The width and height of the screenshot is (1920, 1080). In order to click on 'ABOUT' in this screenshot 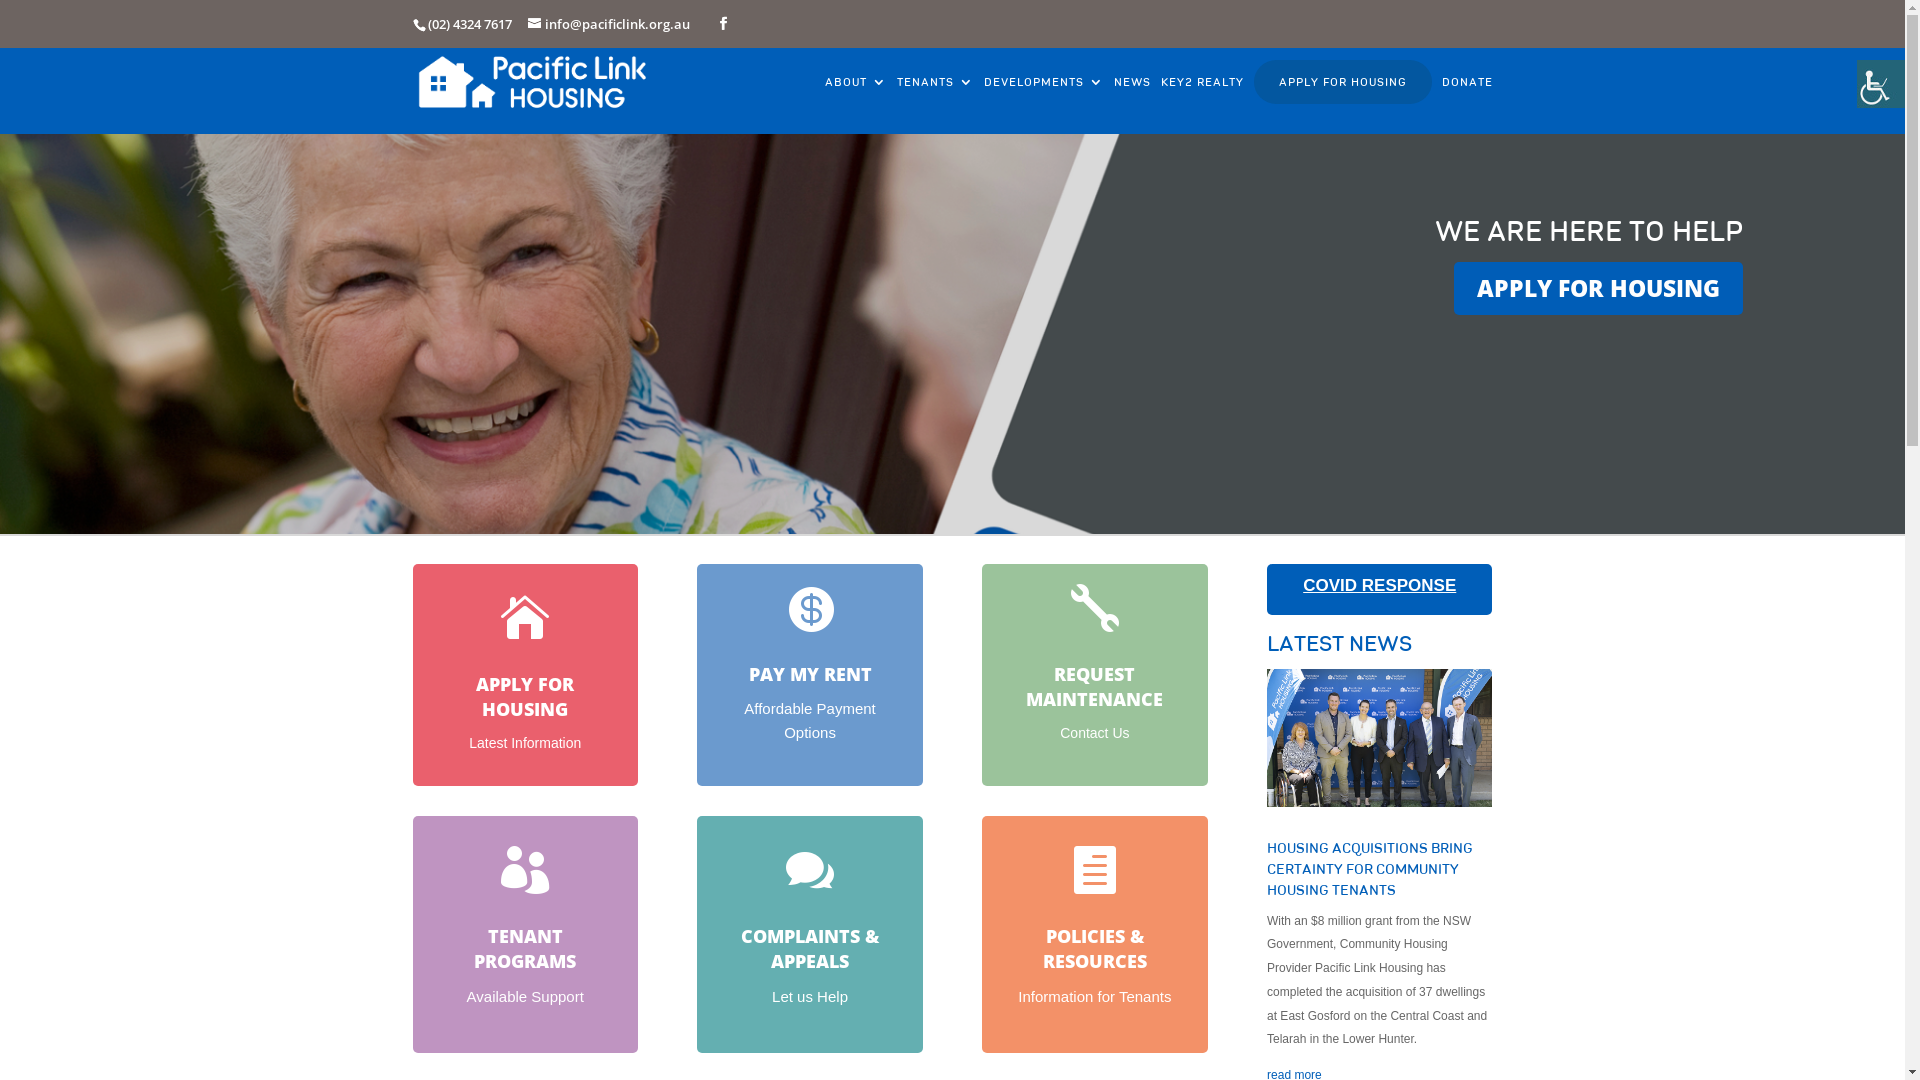, I will do `click(854, 104)`.